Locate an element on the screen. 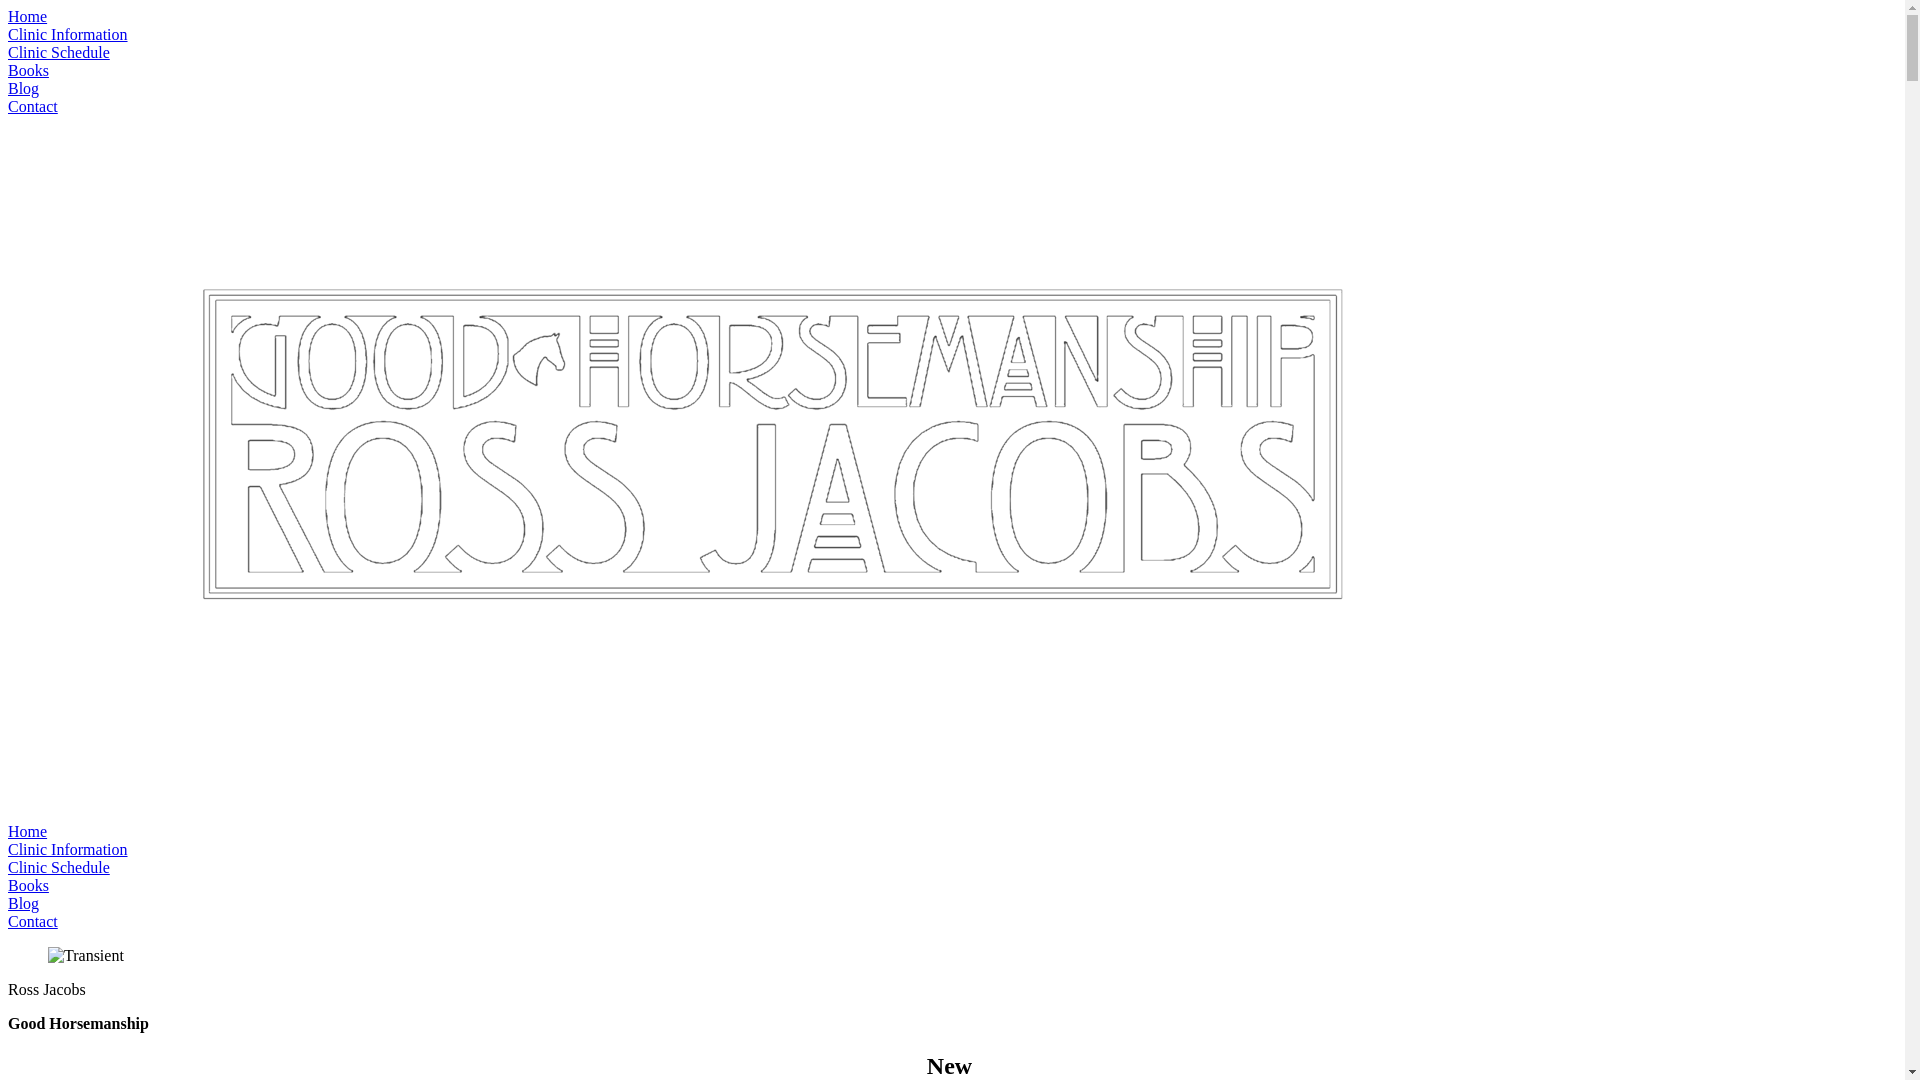 The height and width of the screenshot is (1080, 1920). 'Clinic Information' is located at coordinates (8, 34).